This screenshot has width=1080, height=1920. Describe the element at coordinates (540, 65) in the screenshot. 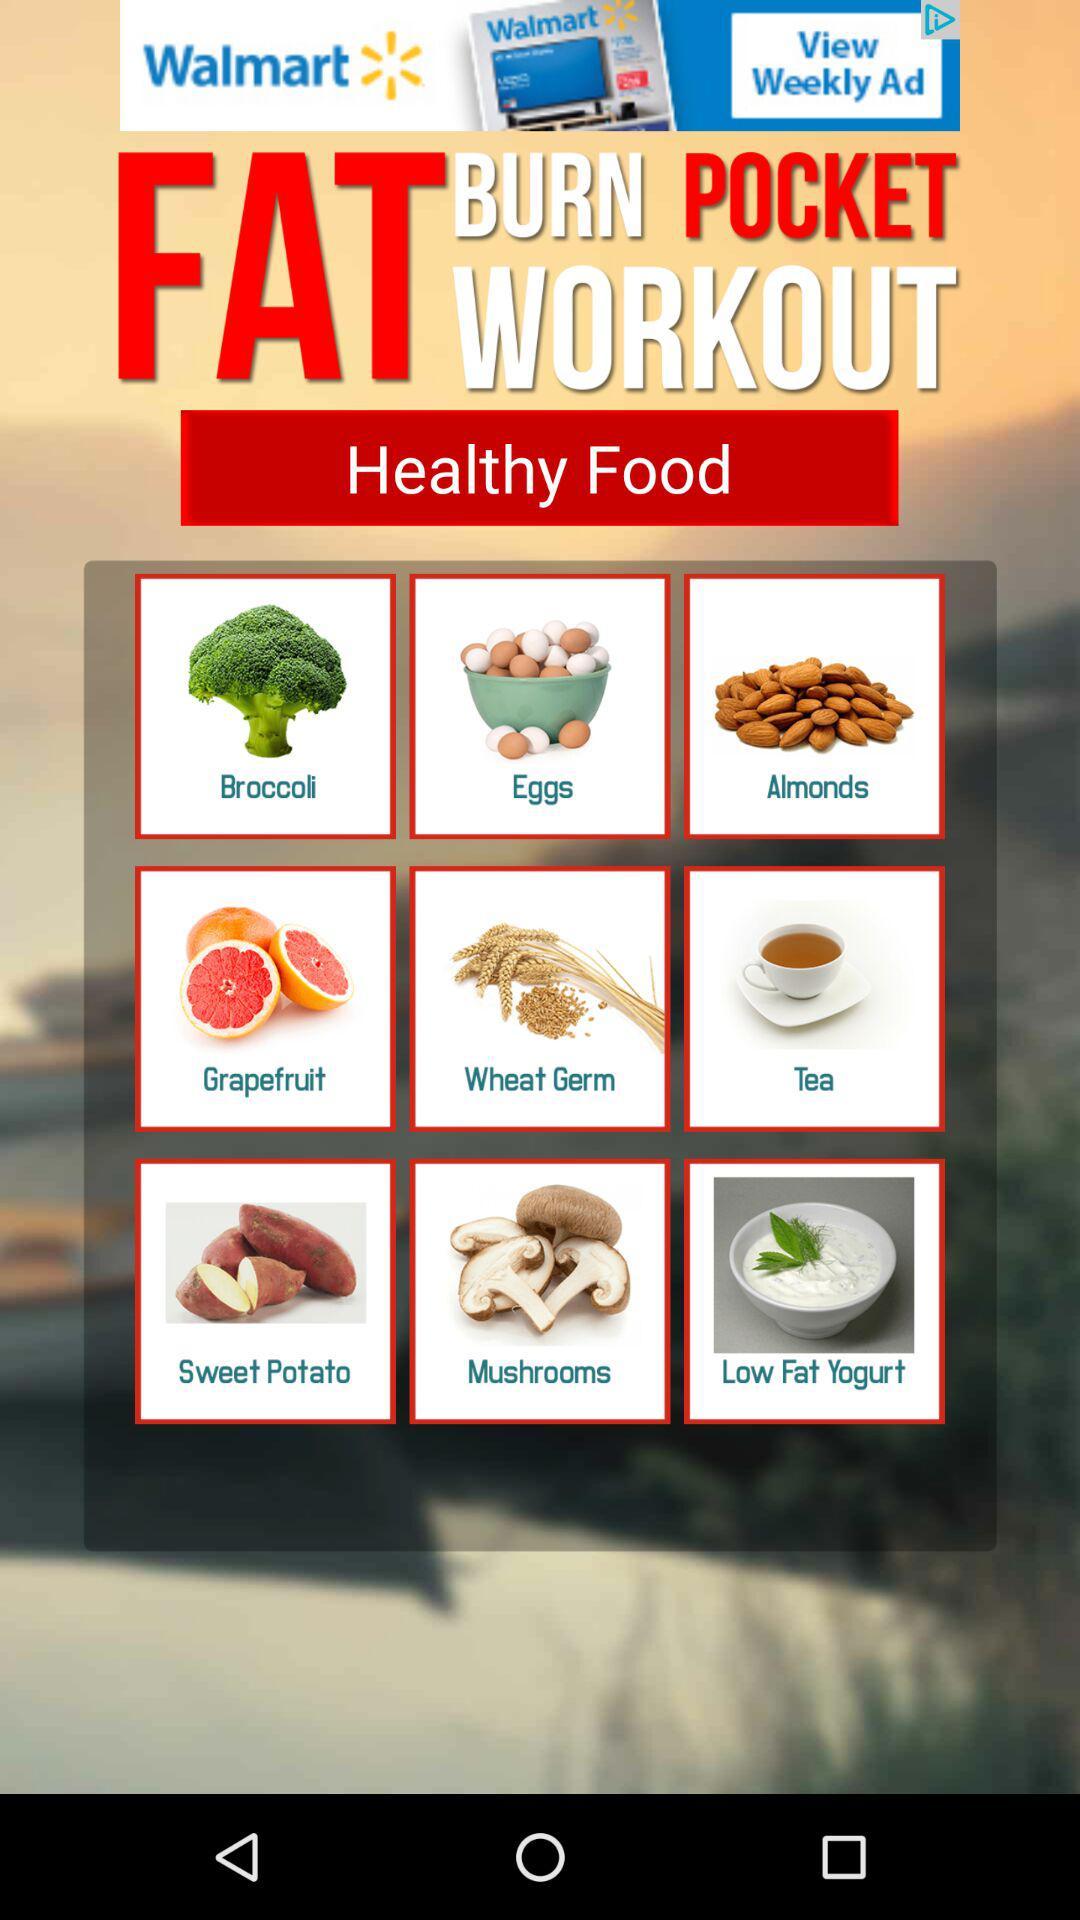

I see `advertisement display` at that location.